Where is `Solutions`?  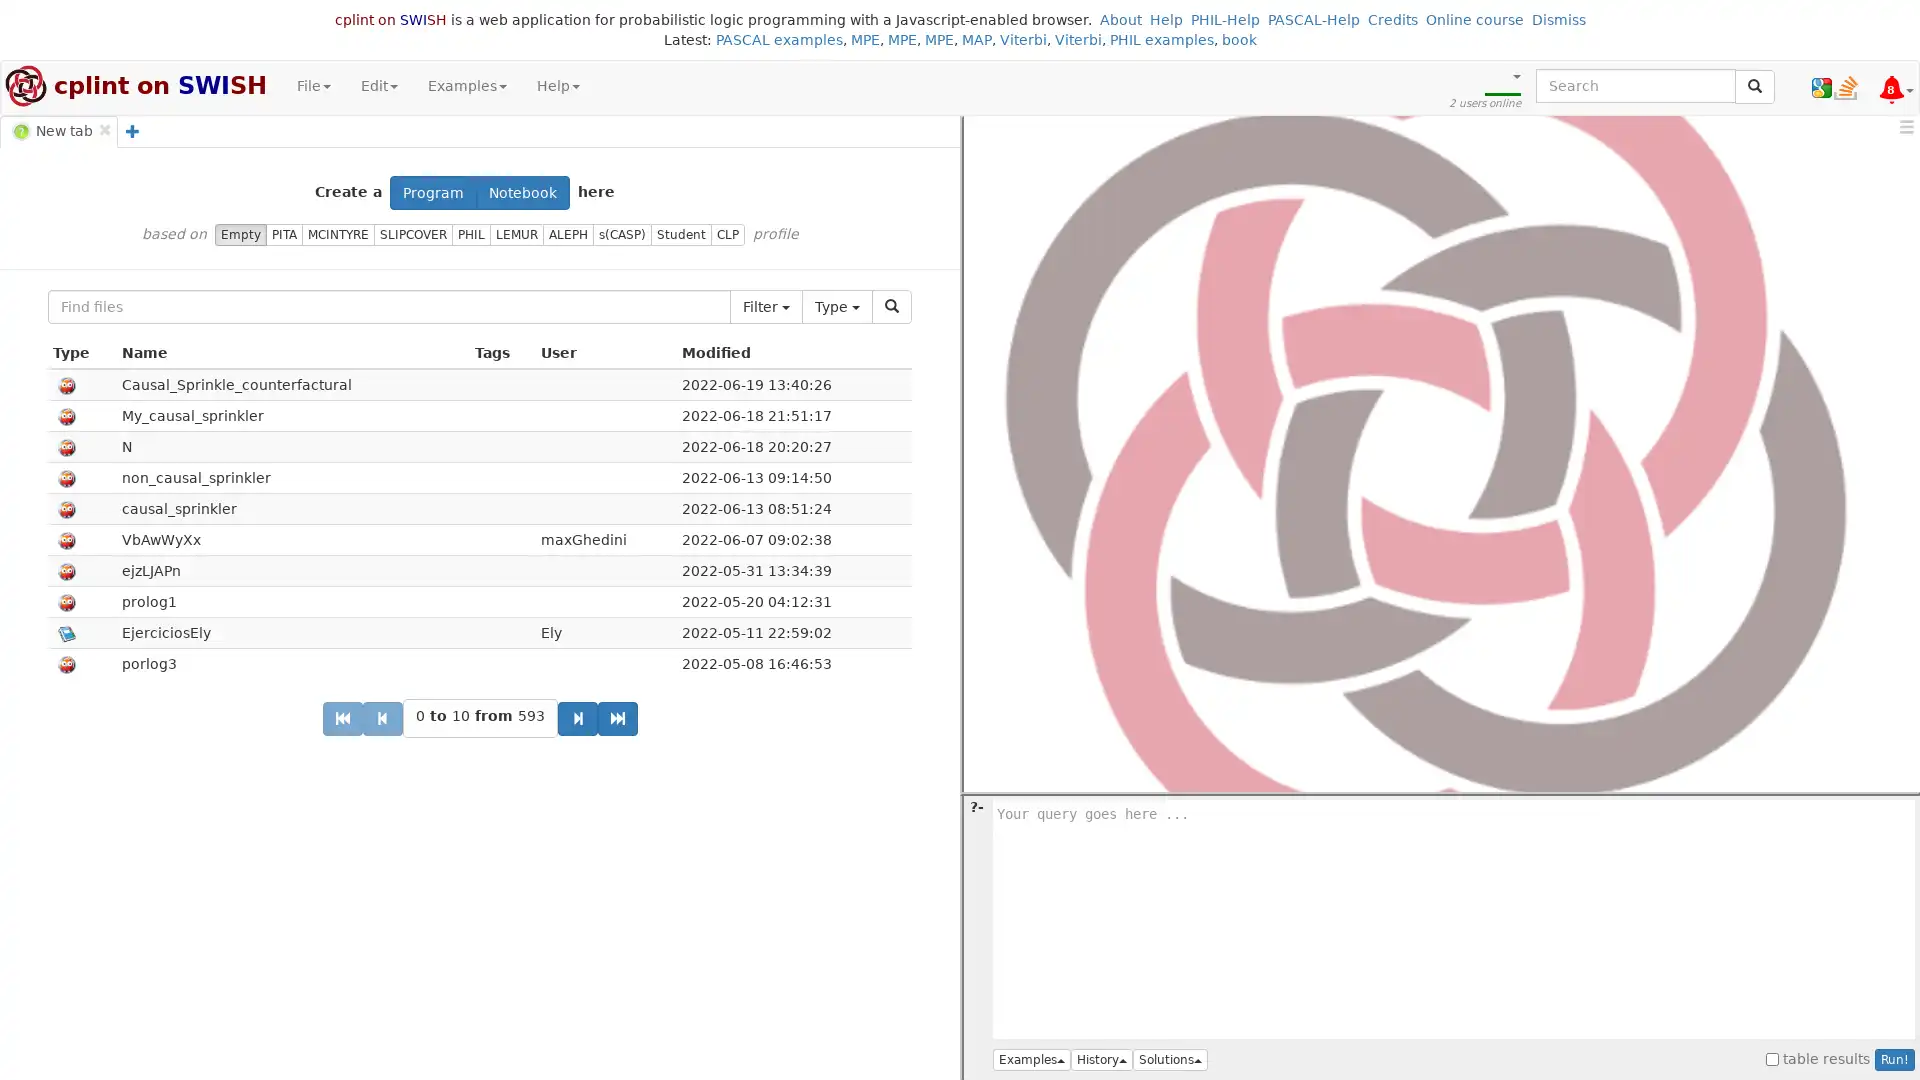
Solutions is located at coordinates (1170, 1059).